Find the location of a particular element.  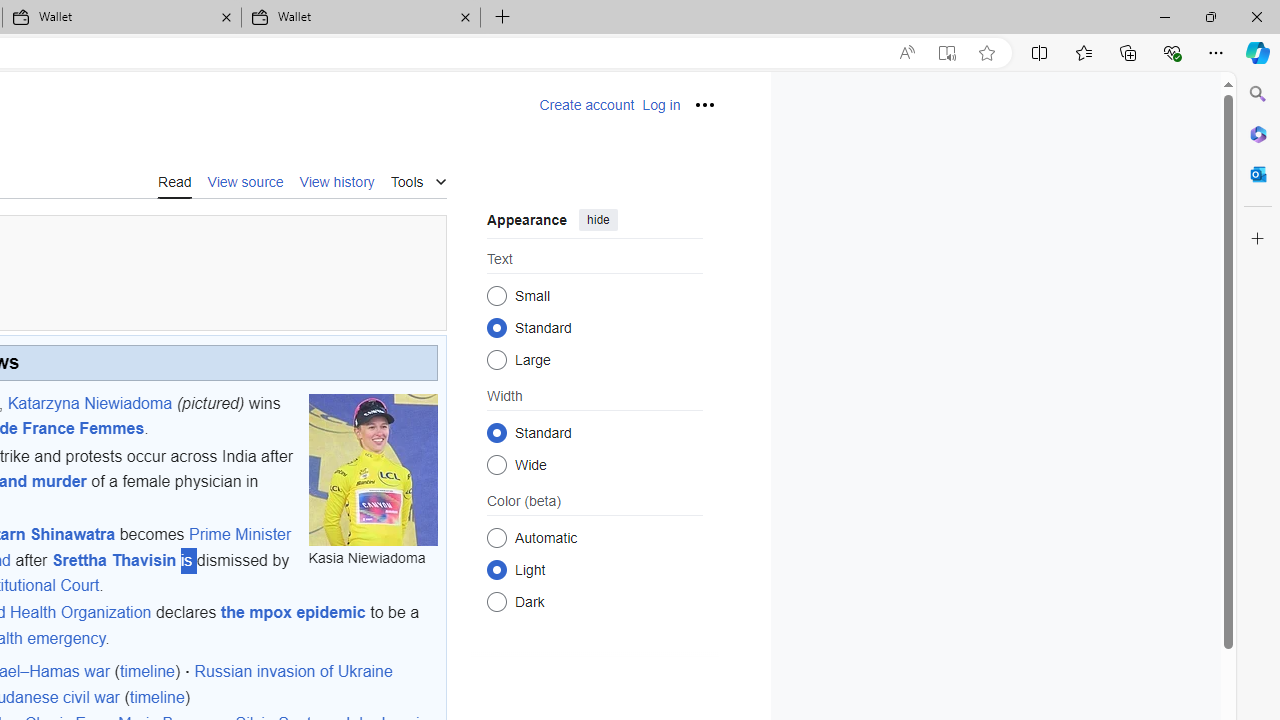

'Personal tools' is located at coordinates (704, 105).